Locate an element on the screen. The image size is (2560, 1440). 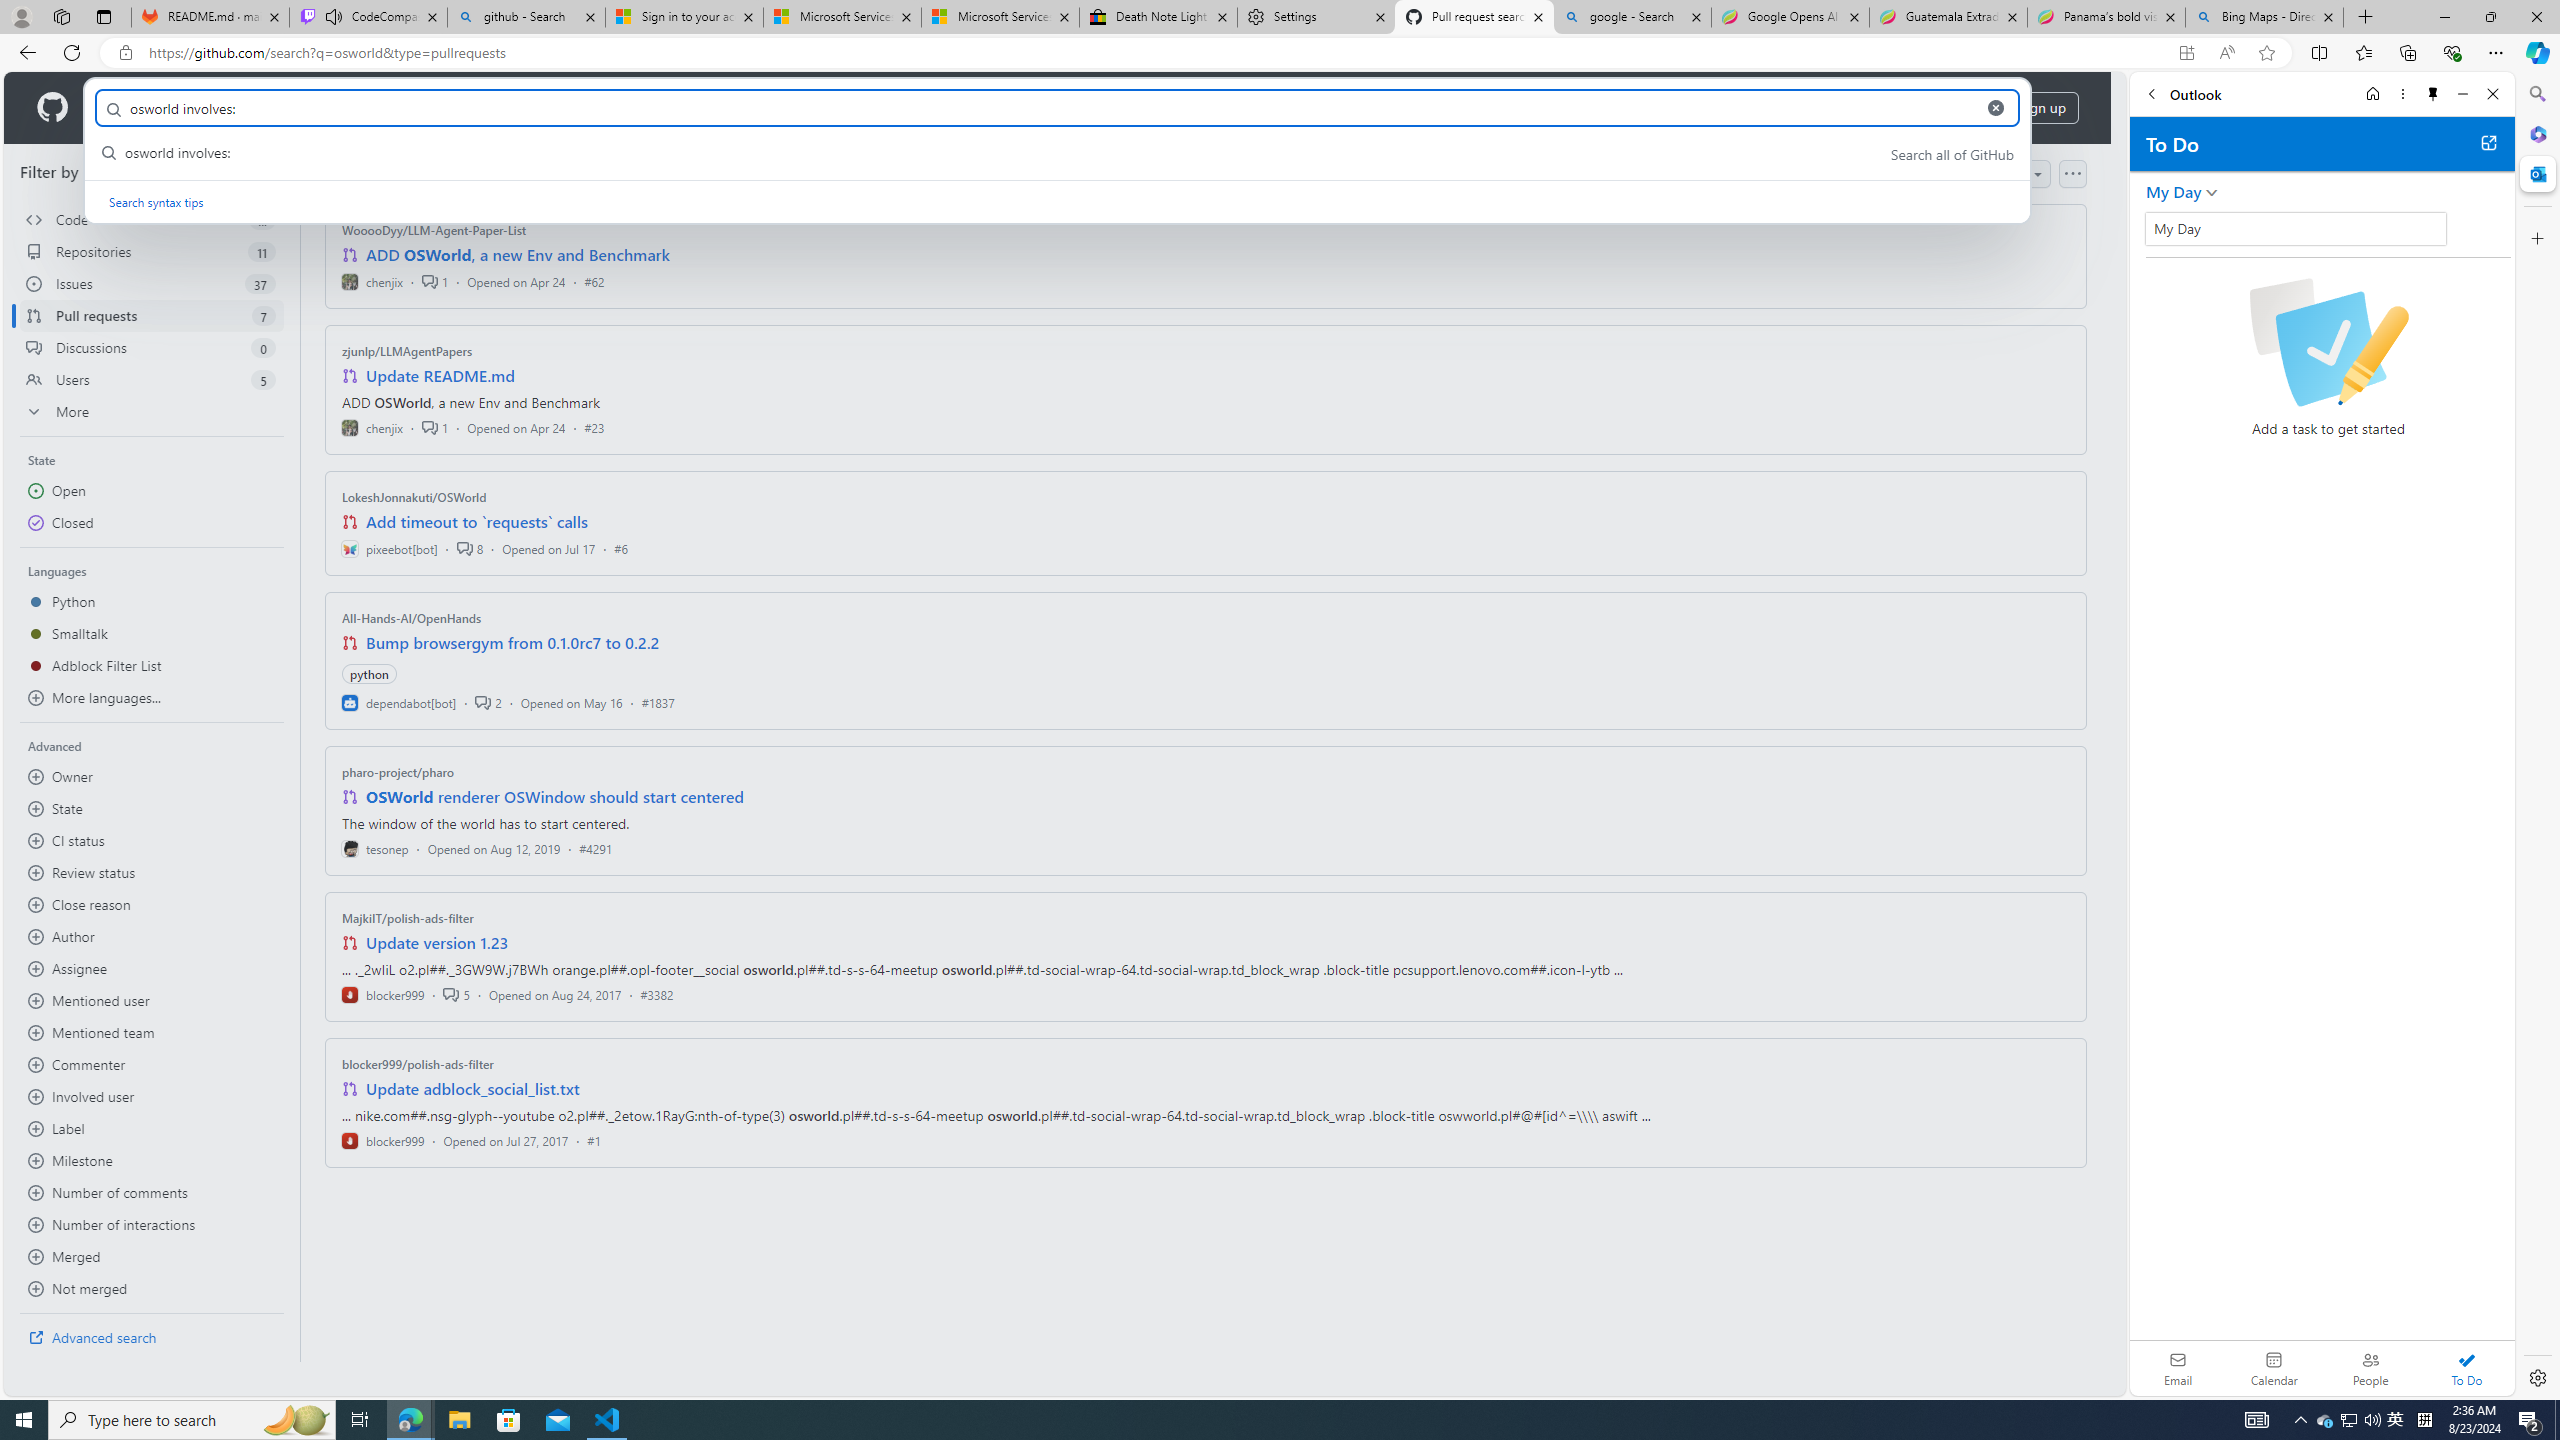
'#1837' is located at coordinates (656, 701).